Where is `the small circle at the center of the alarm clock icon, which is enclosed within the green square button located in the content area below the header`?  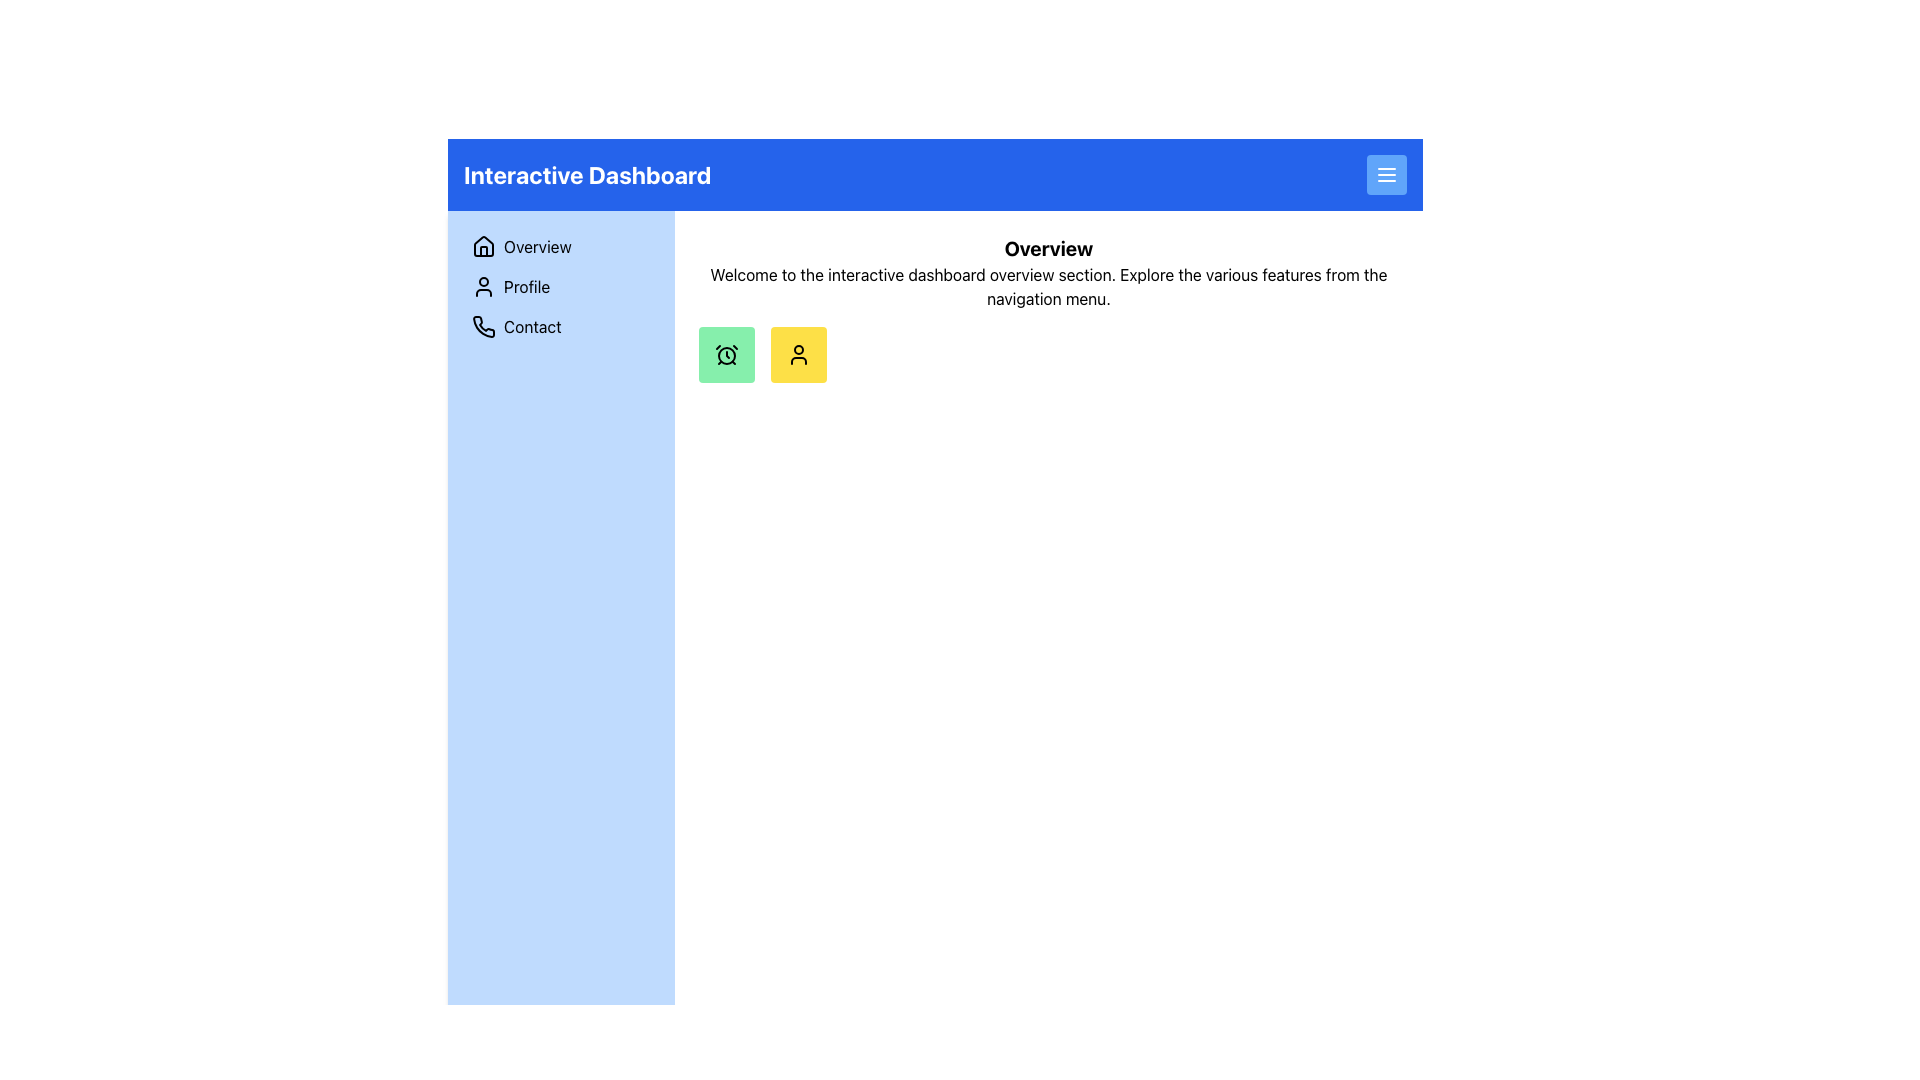 the small circle at the center of the alarm clock icon, which is enclosed within the green square button located in the content area below the header is located at coordinates (725, 354).